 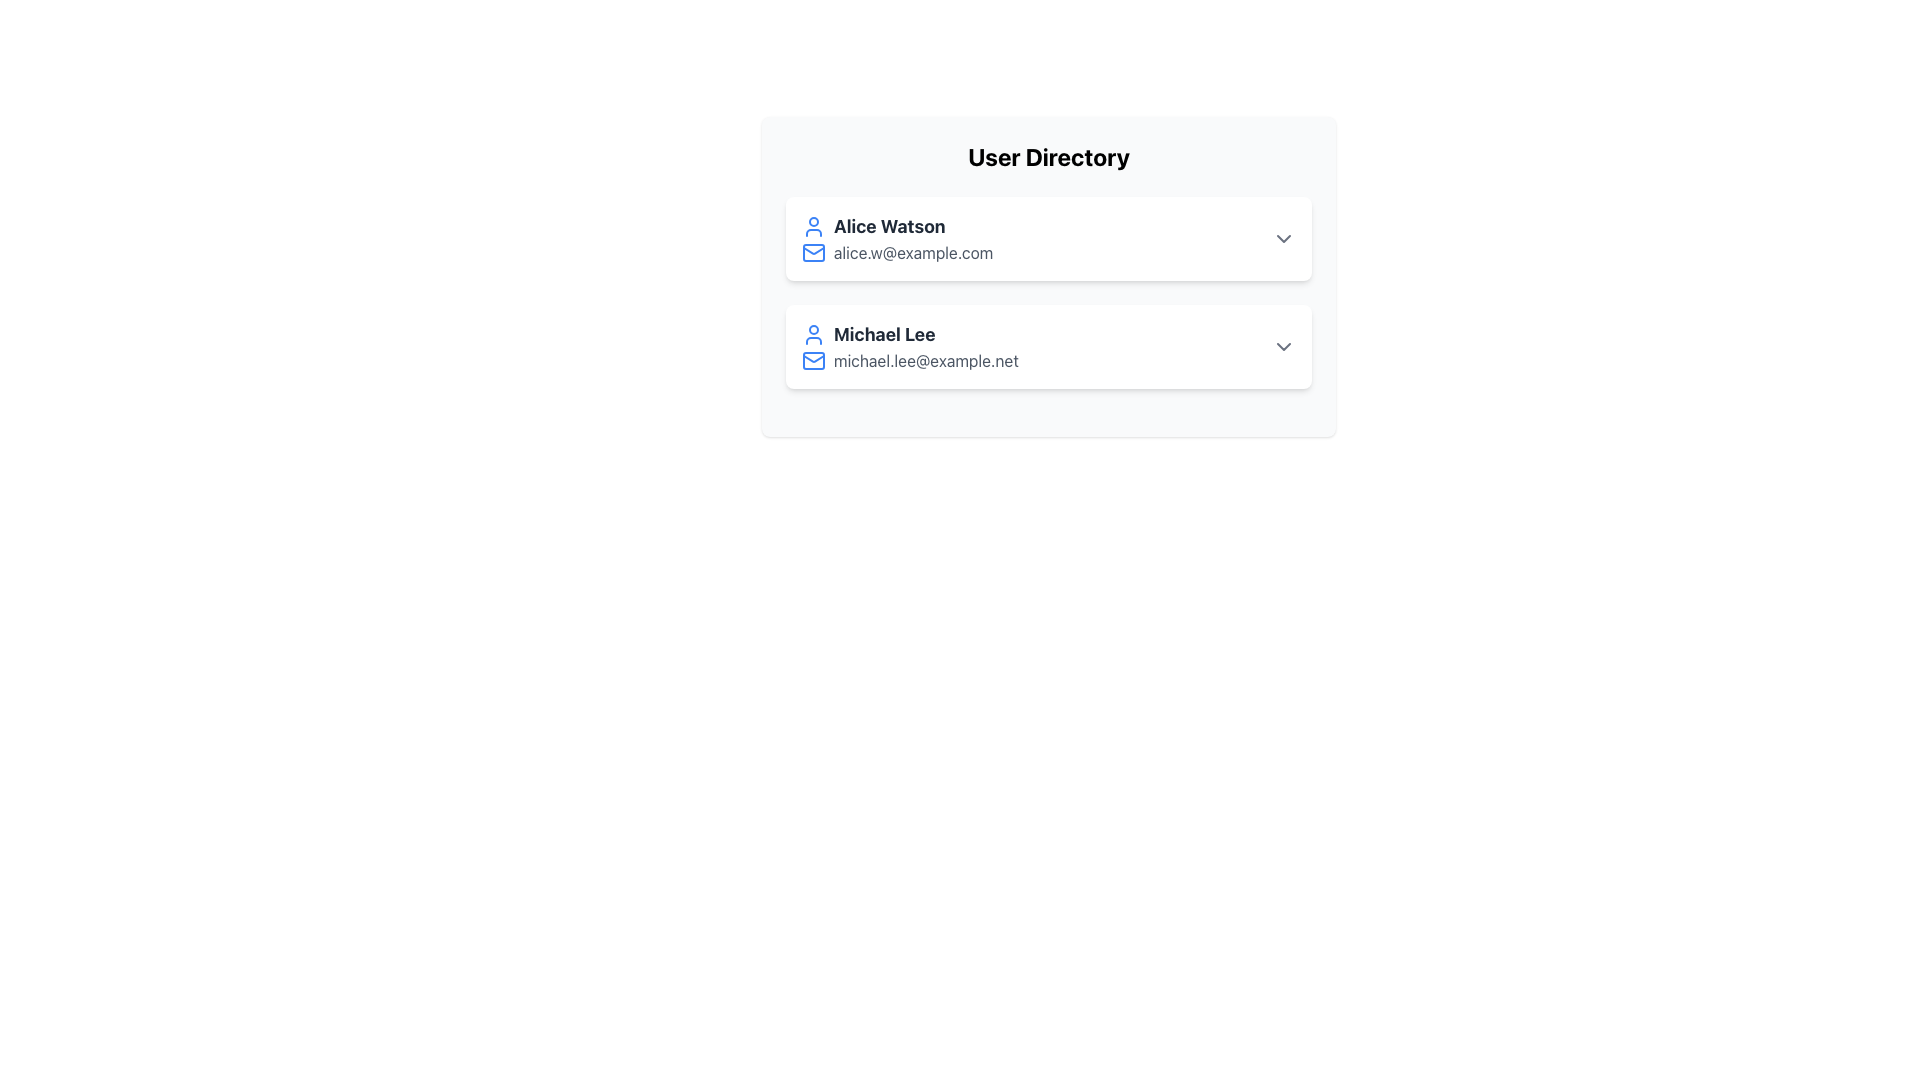 I want to click on the second user entry, so click(x=909, y=346).